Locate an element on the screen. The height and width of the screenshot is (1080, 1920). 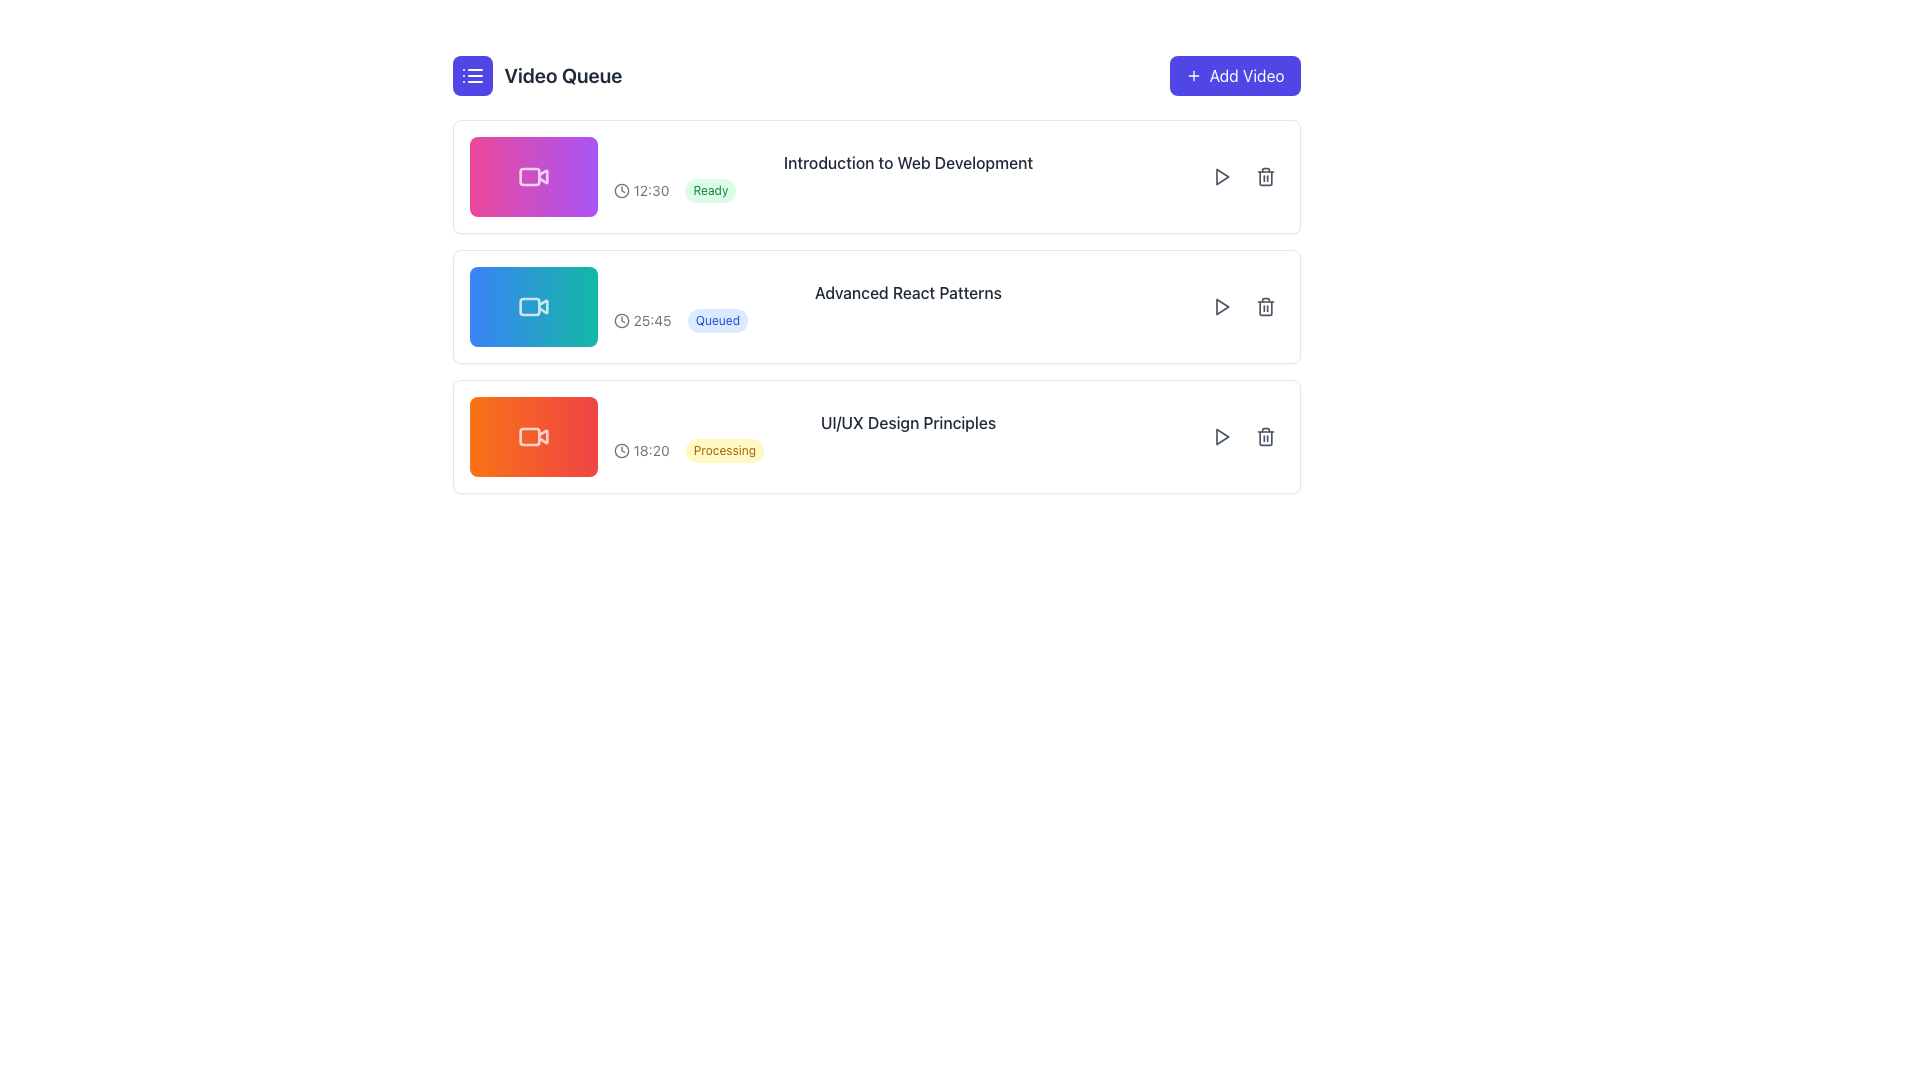
the list item row titled 'Advanced React Patterns', which displays the duration '25:45' on the left and a 'Queued' badge on the right is located at coordinates (876, 274).